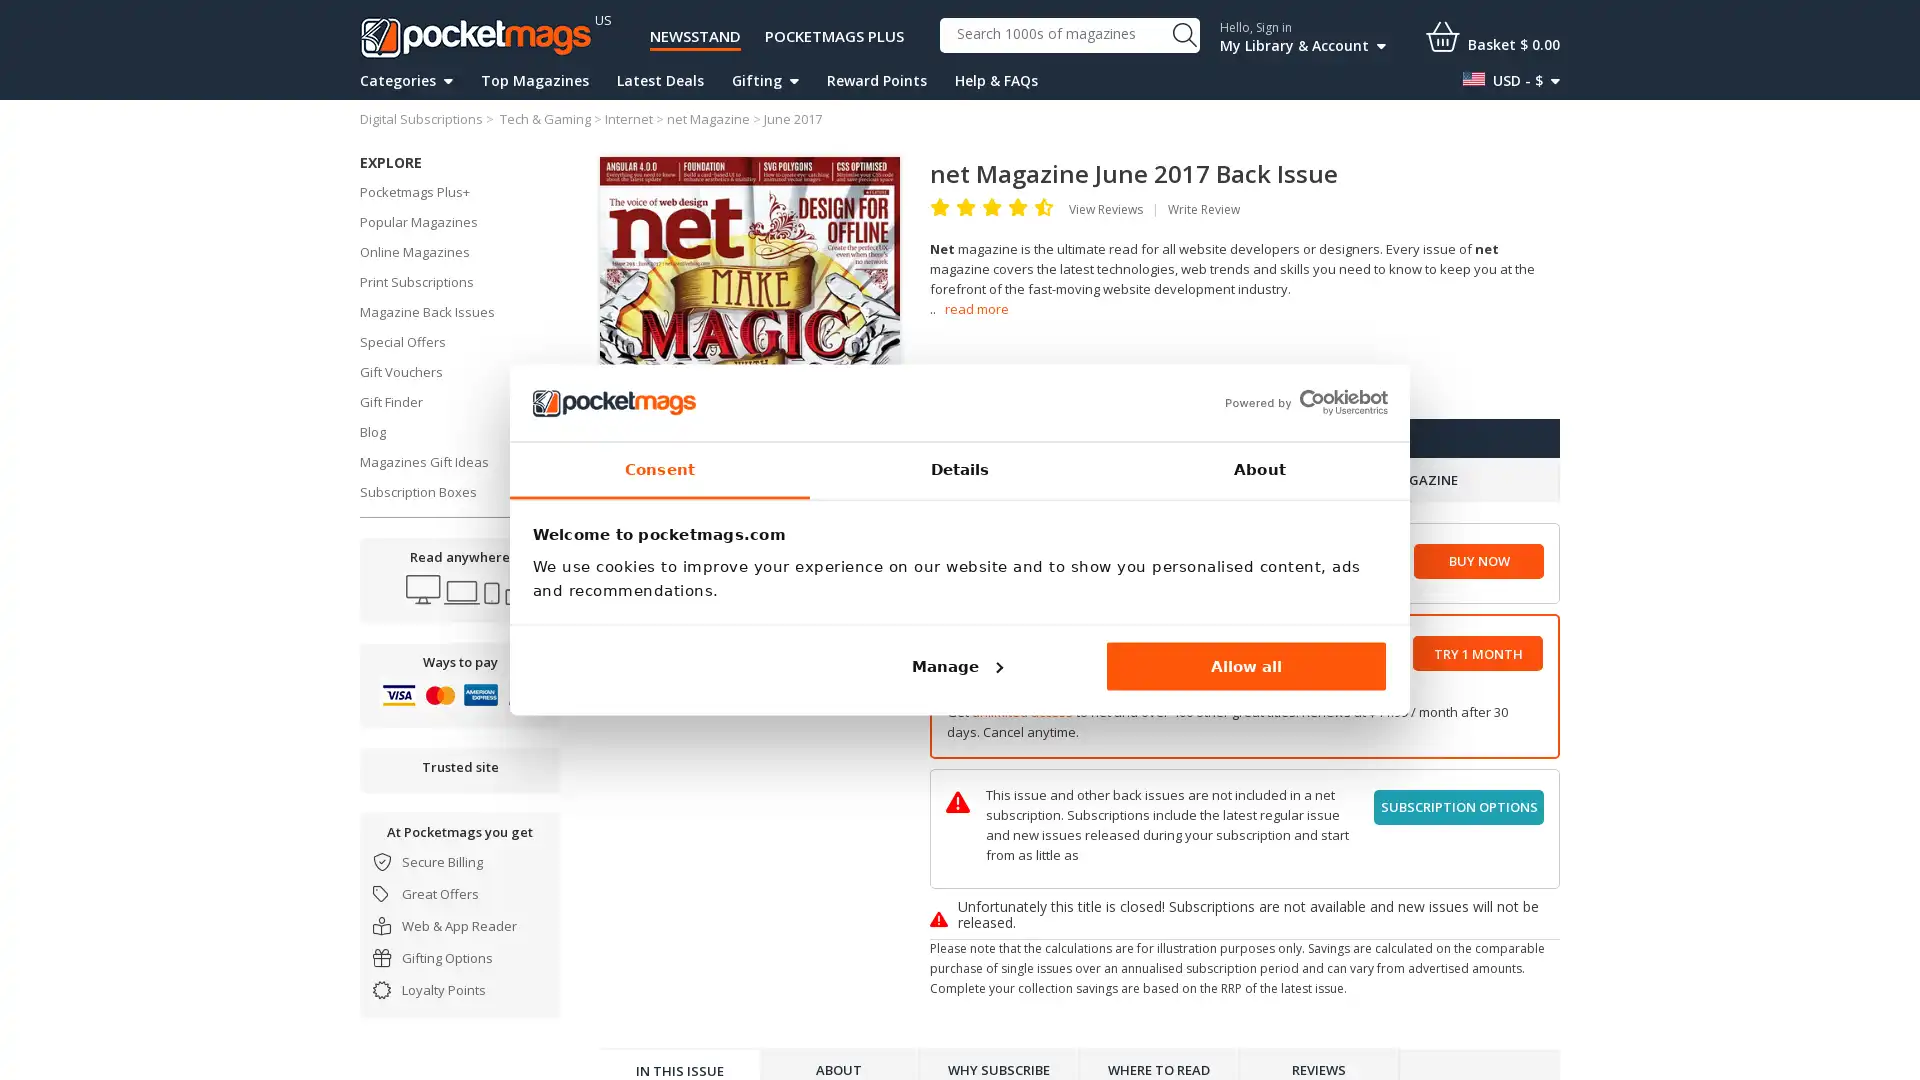 The height and width of the screenshot is (1080, 1920). What do you see at coordinates (1478, 653) in the screenshot?
I see `Try 1 month` at bounding box center [1478, 653].